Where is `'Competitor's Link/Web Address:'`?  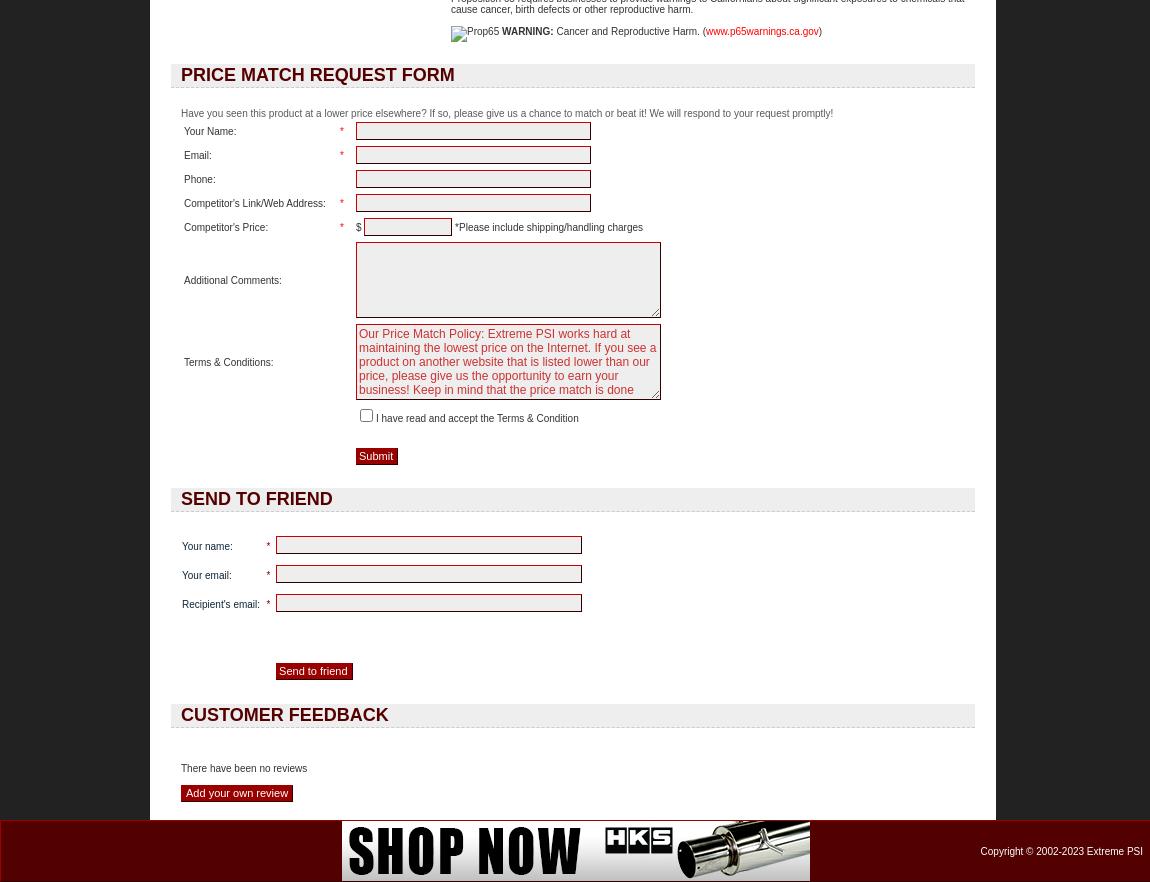
'Competitor's Link/Web Address:' is located at coordinates (253, 202).